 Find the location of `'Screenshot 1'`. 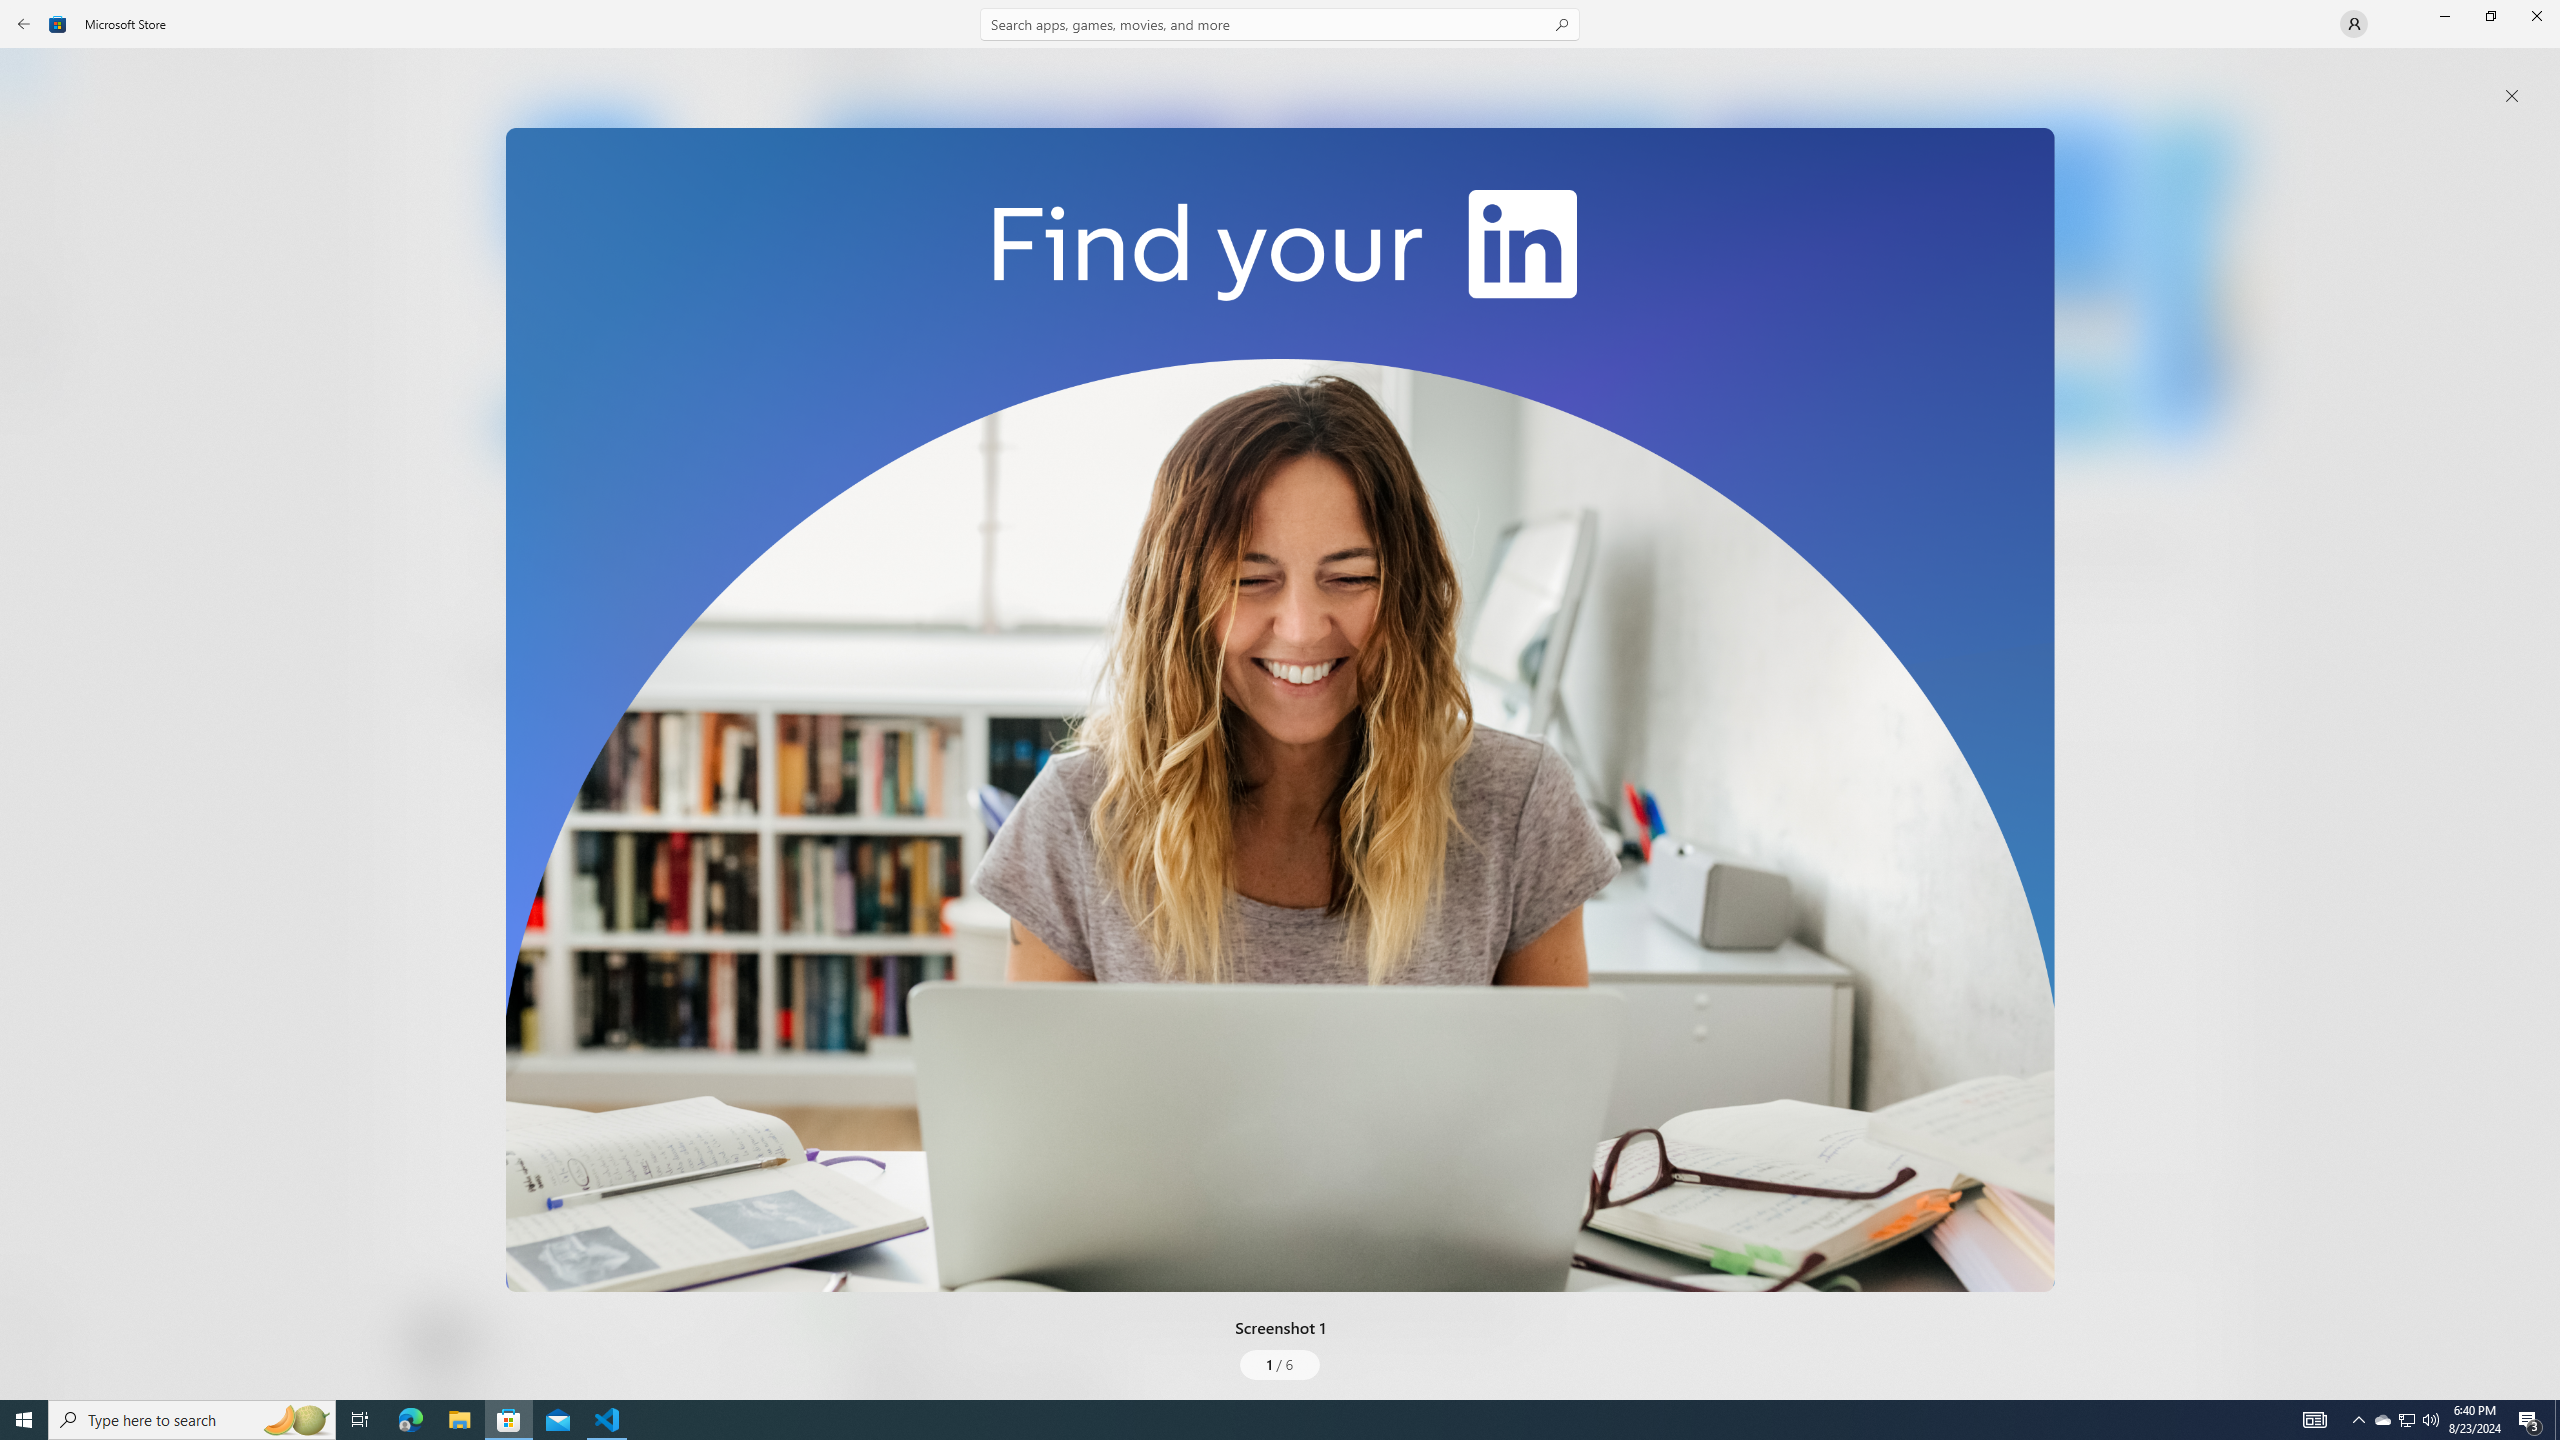

'Screenshot 1' is located at coordinates (1280, 708).